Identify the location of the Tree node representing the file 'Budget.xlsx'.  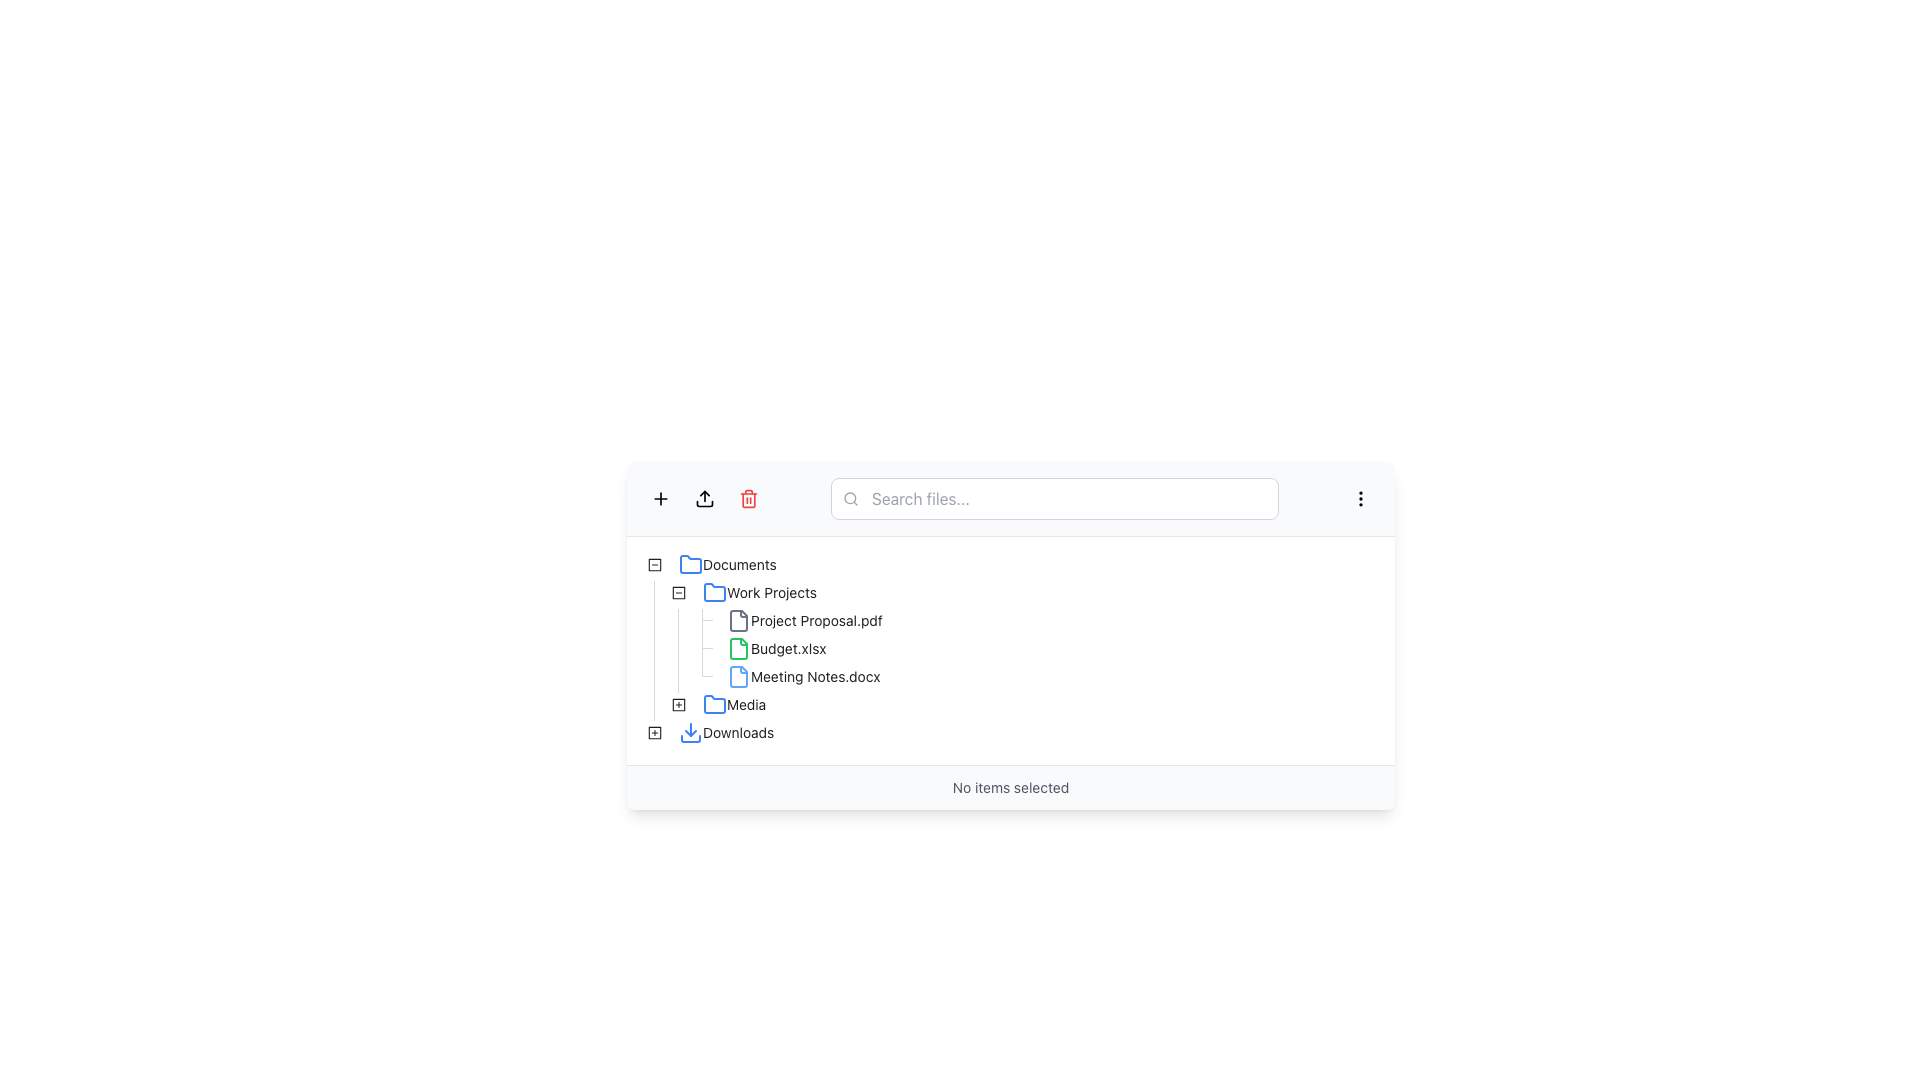
(775, 648).